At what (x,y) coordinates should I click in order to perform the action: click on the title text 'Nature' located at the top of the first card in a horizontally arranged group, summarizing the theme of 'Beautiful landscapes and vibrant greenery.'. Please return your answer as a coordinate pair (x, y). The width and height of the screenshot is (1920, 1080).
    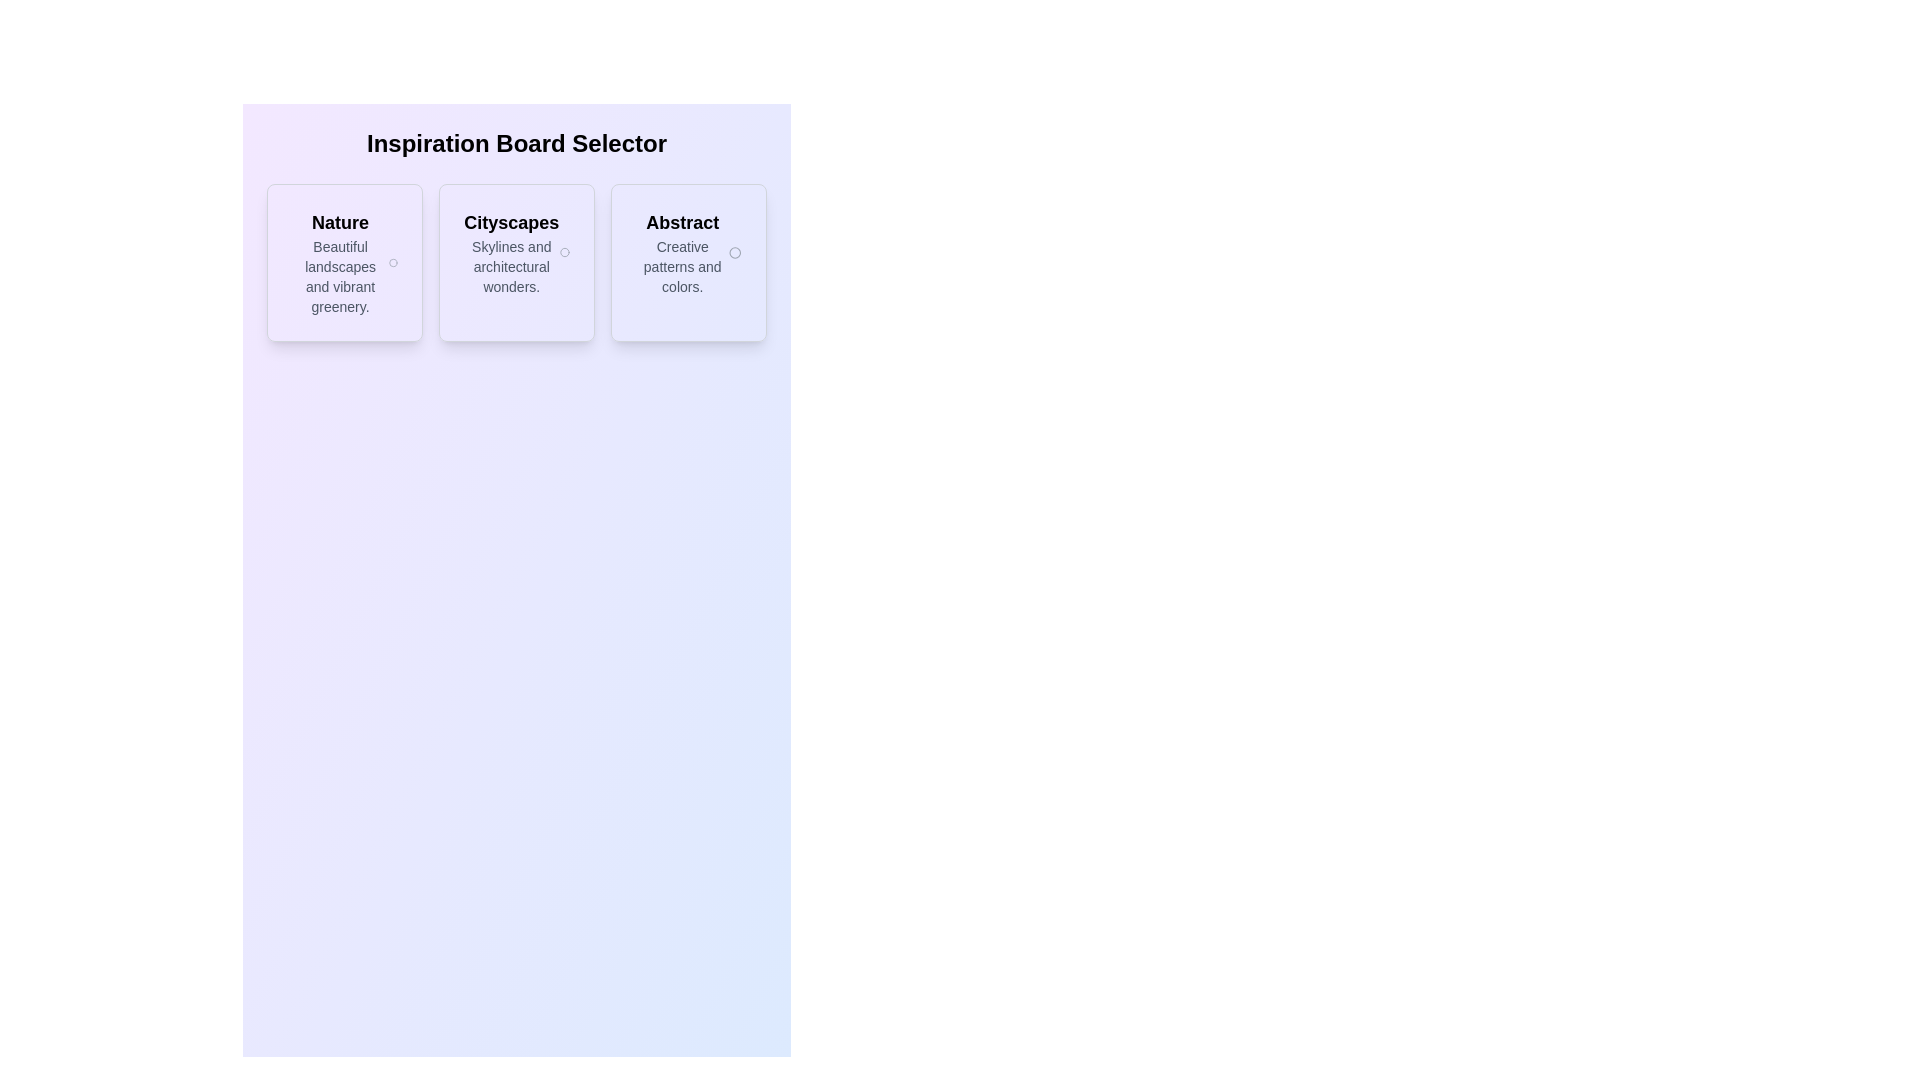
    Looking at the image, I should click on (340, 223).